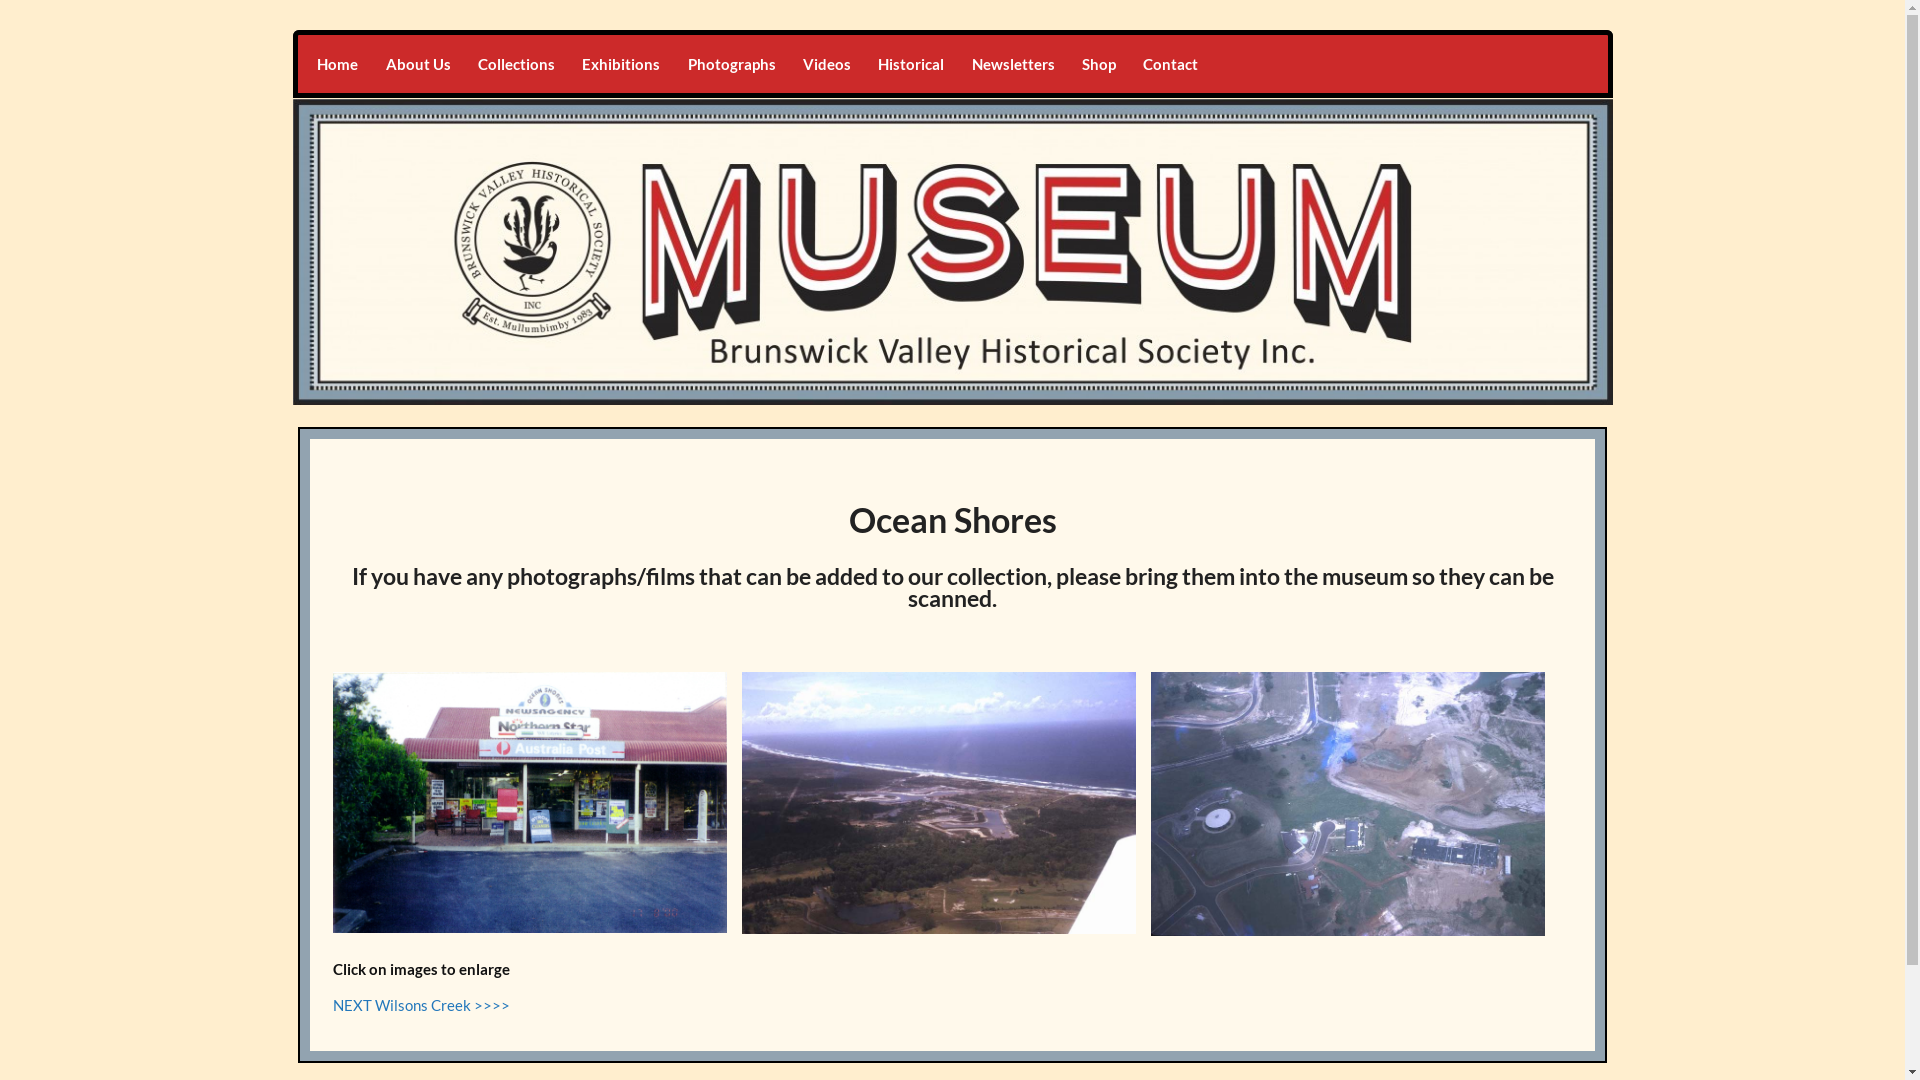 Image resolution: width=1920 pixels, height=1080 pixels. I want to click on 'Brunswick Valley Historical Society Inc', so click(621, 52).